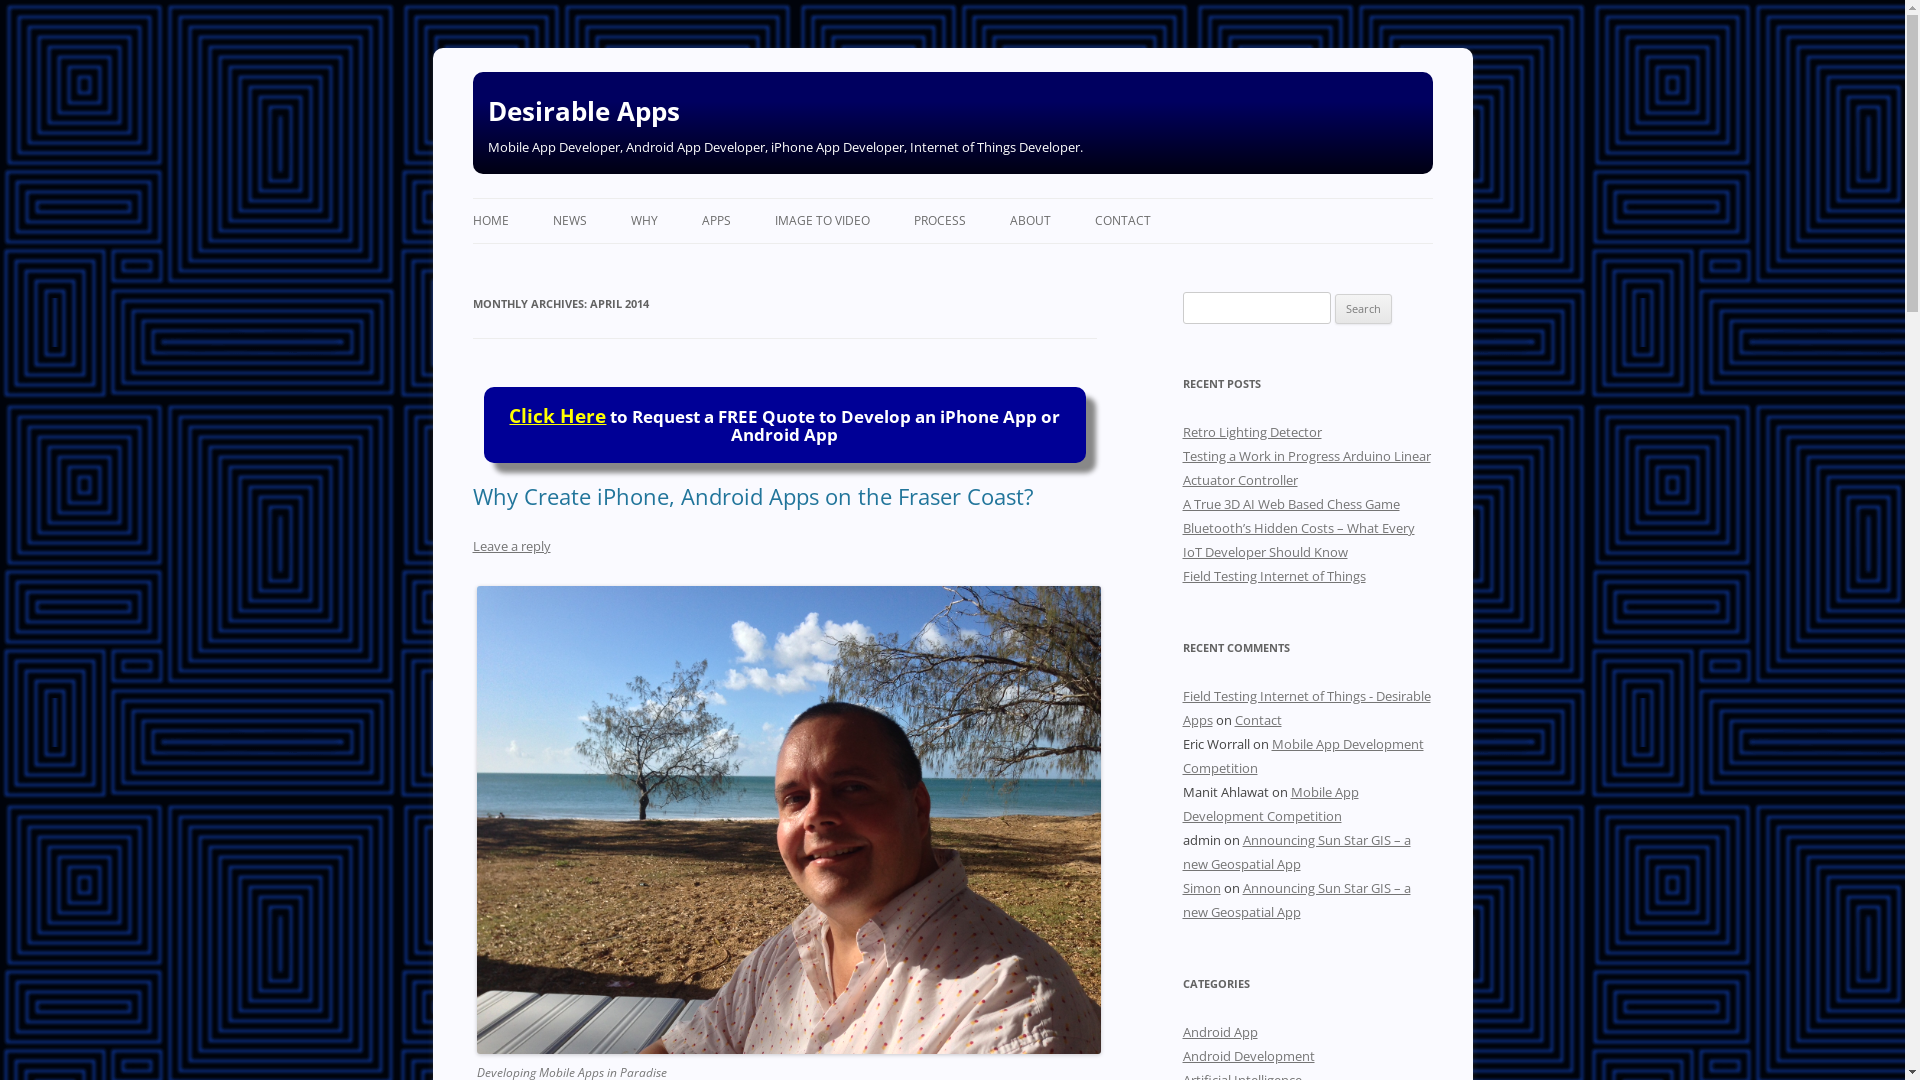 Image resolution: width=1920 pixels, height=1080 pixels. Describe the element at coordinates (751, 495) in the screenshot. I see `'Why Create iPhone, Android Apps on the Fraser Coast?'` at that location.